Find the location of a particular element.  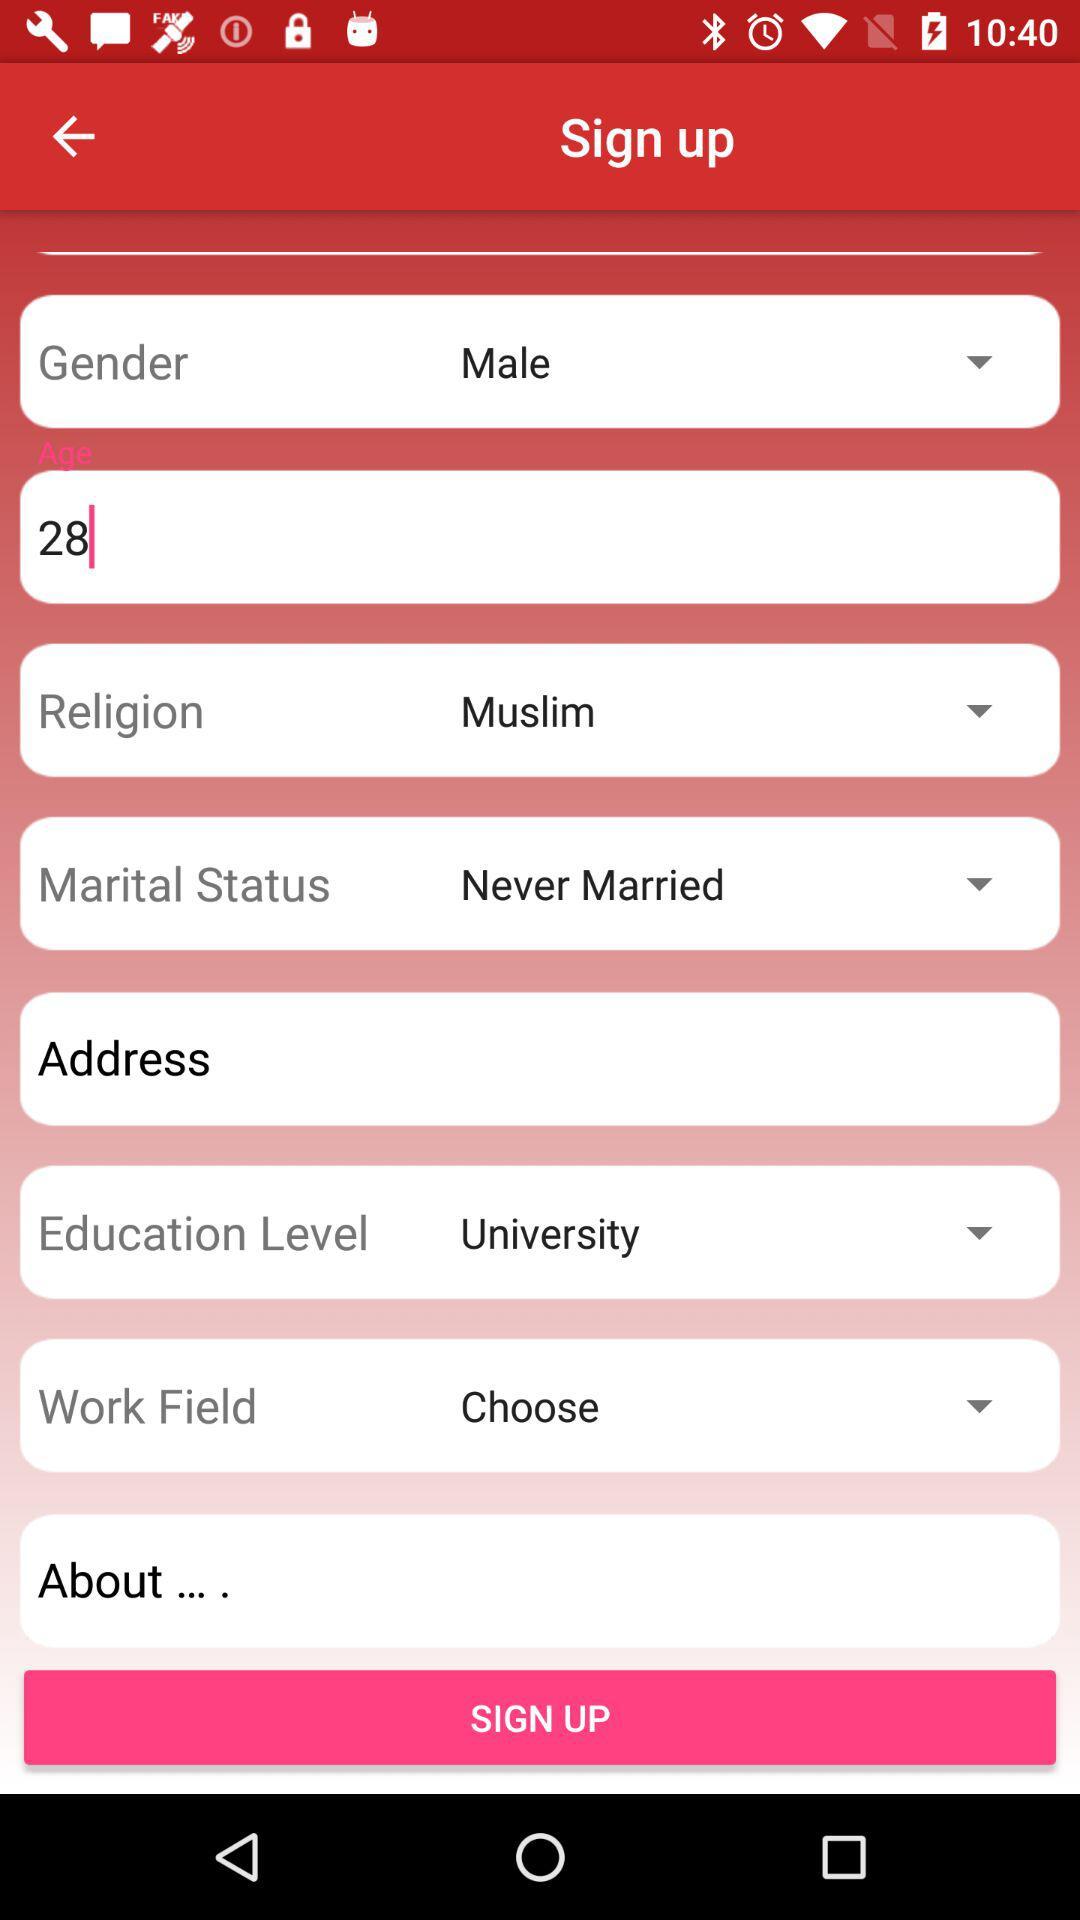

edit section is located at coordinates (540, 1579).